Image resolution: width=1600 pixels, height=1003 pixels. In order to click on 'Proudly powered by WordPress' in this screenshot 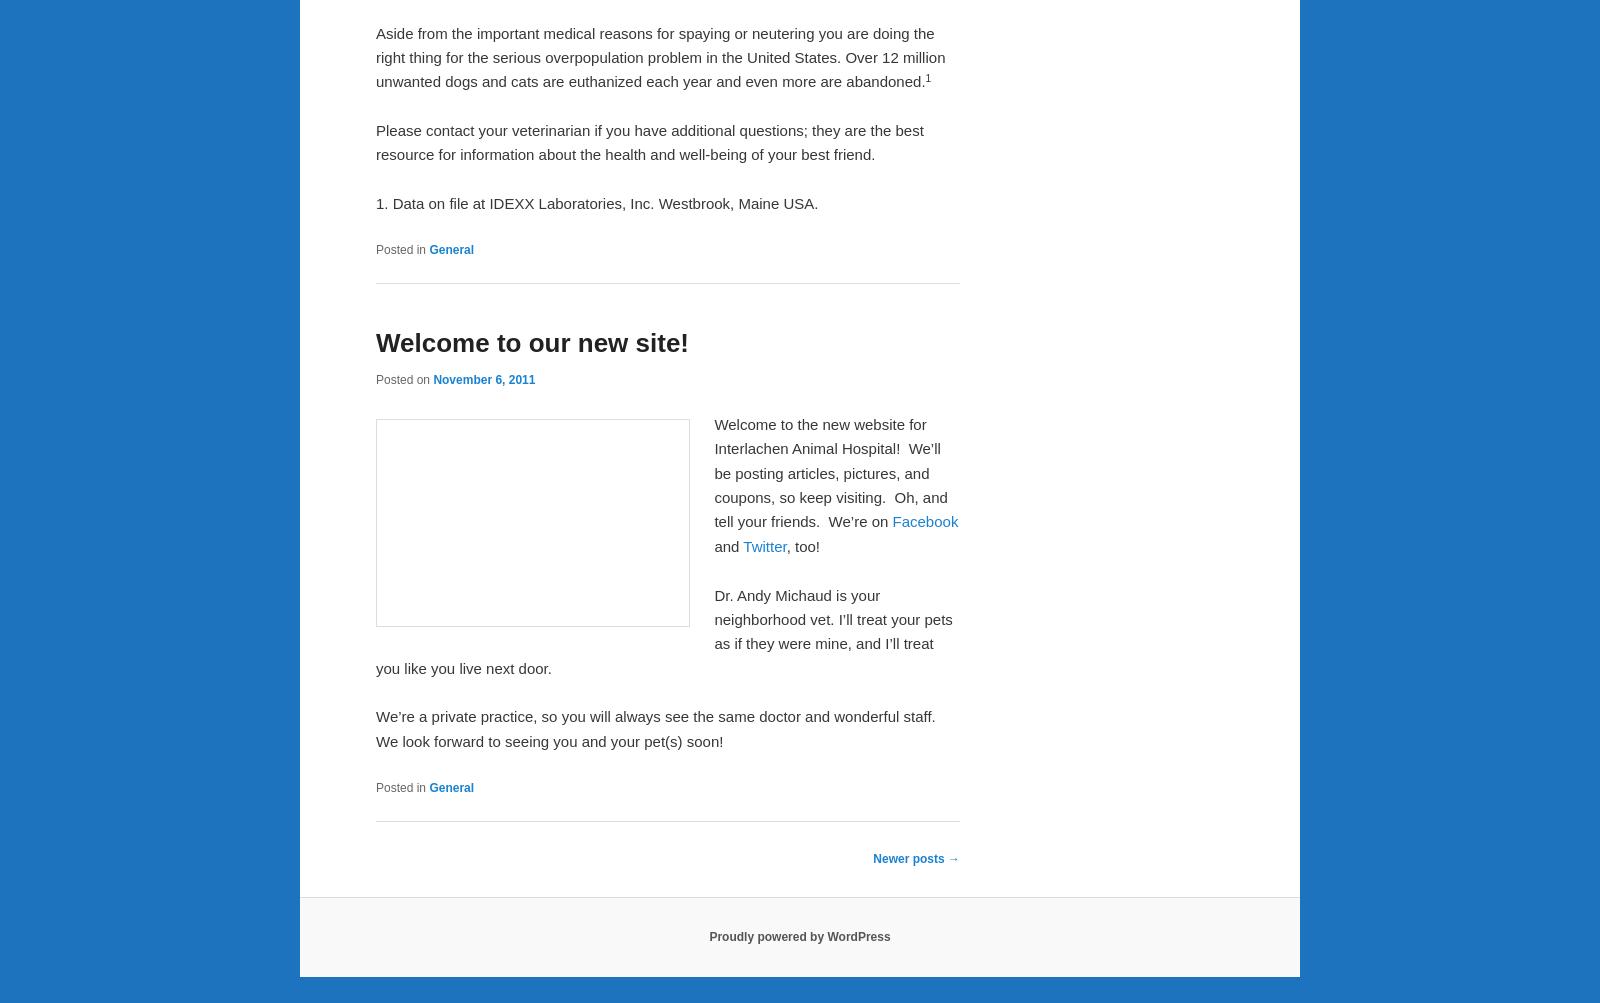, I will do `click(799, 936)`.